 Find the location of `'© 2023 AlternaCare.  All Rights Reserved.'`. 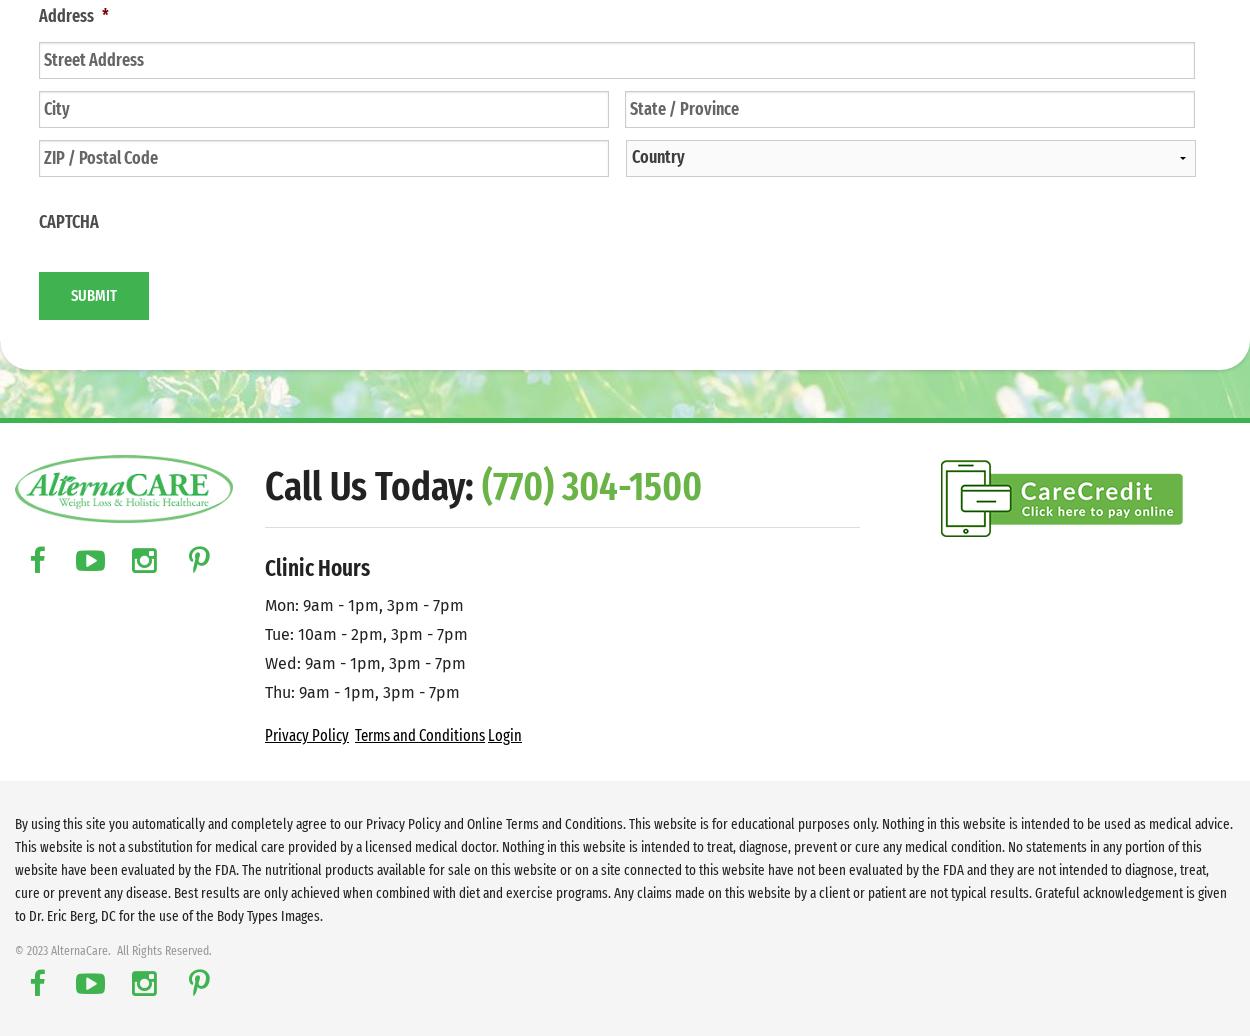

'© 2023 AlternaCare.  All Rights Reserved.' is located at coordinates (112, 950).